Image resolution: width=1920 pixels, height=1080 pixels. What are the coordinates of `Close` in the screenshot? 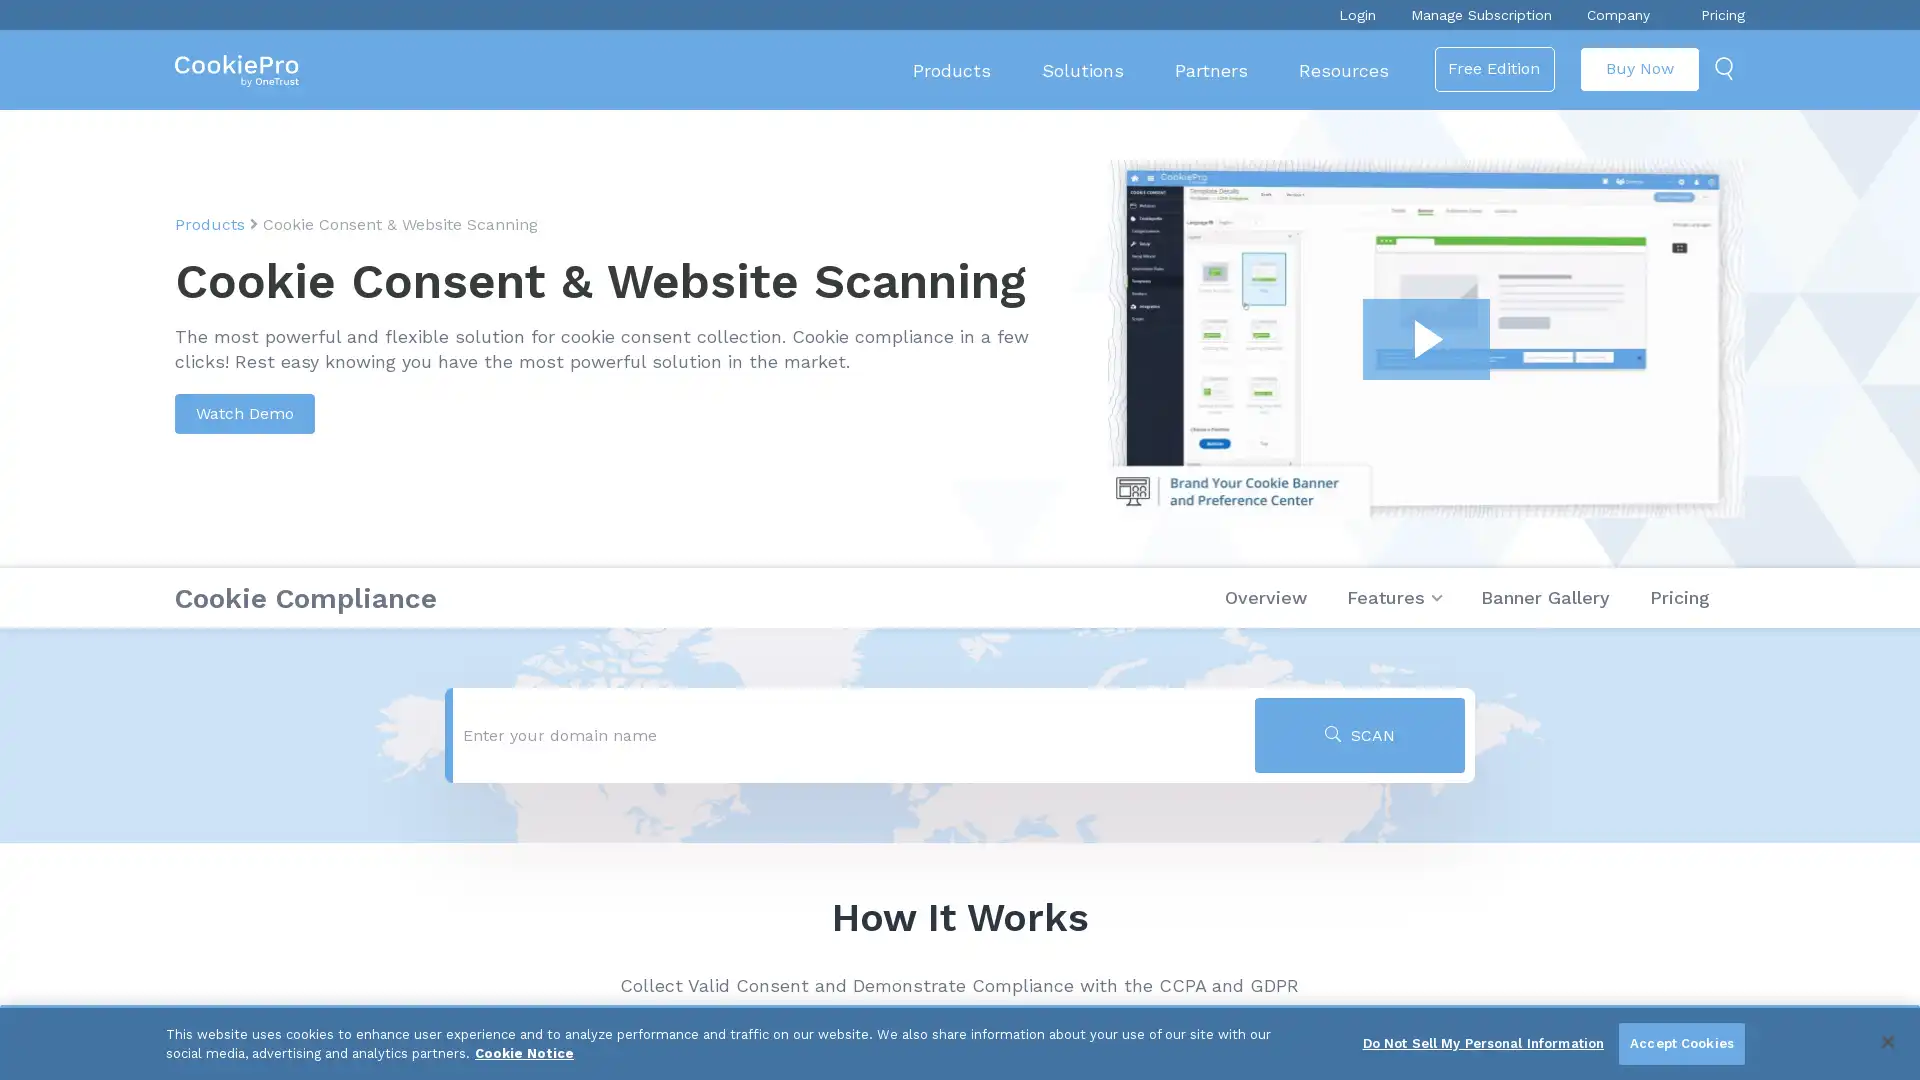 It's located at (1886, 1040).